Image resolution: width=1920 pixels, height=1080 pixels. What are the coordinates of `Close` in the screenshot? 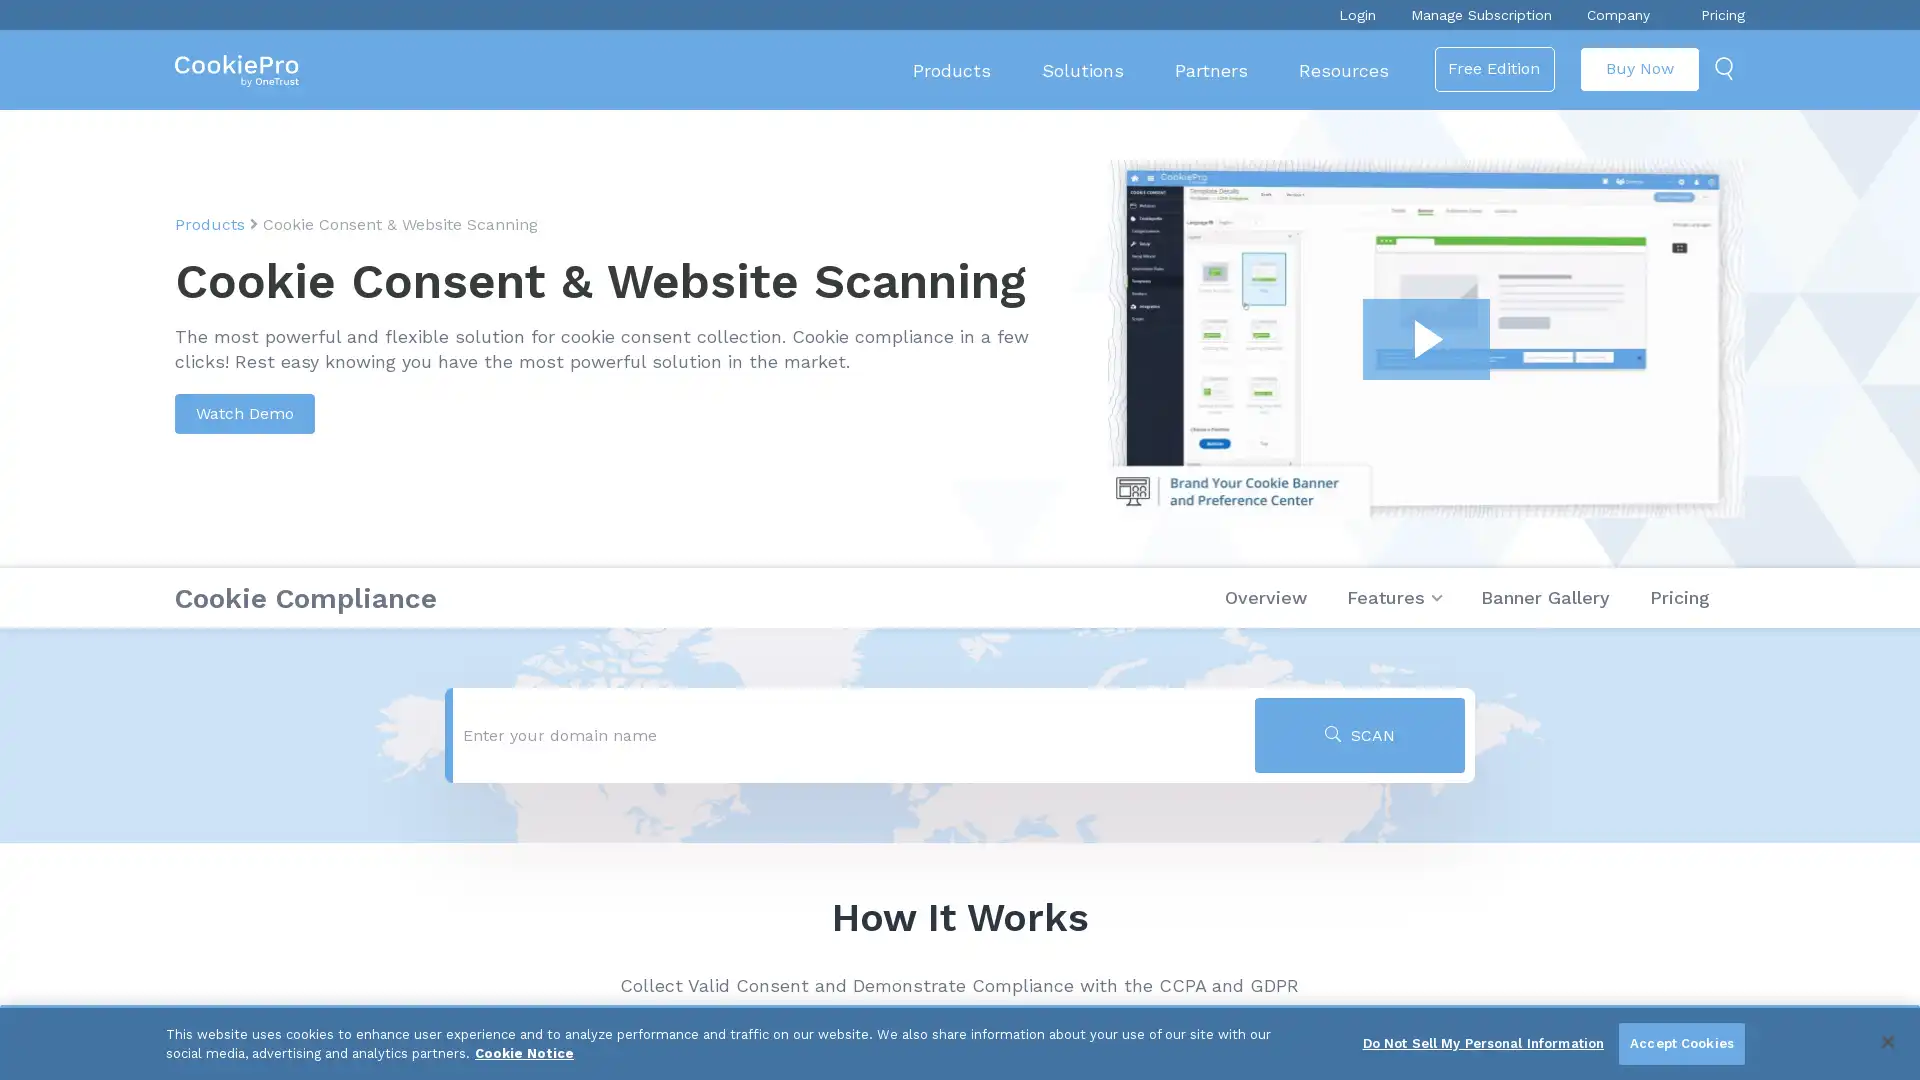 It's located at (1886, 1040).